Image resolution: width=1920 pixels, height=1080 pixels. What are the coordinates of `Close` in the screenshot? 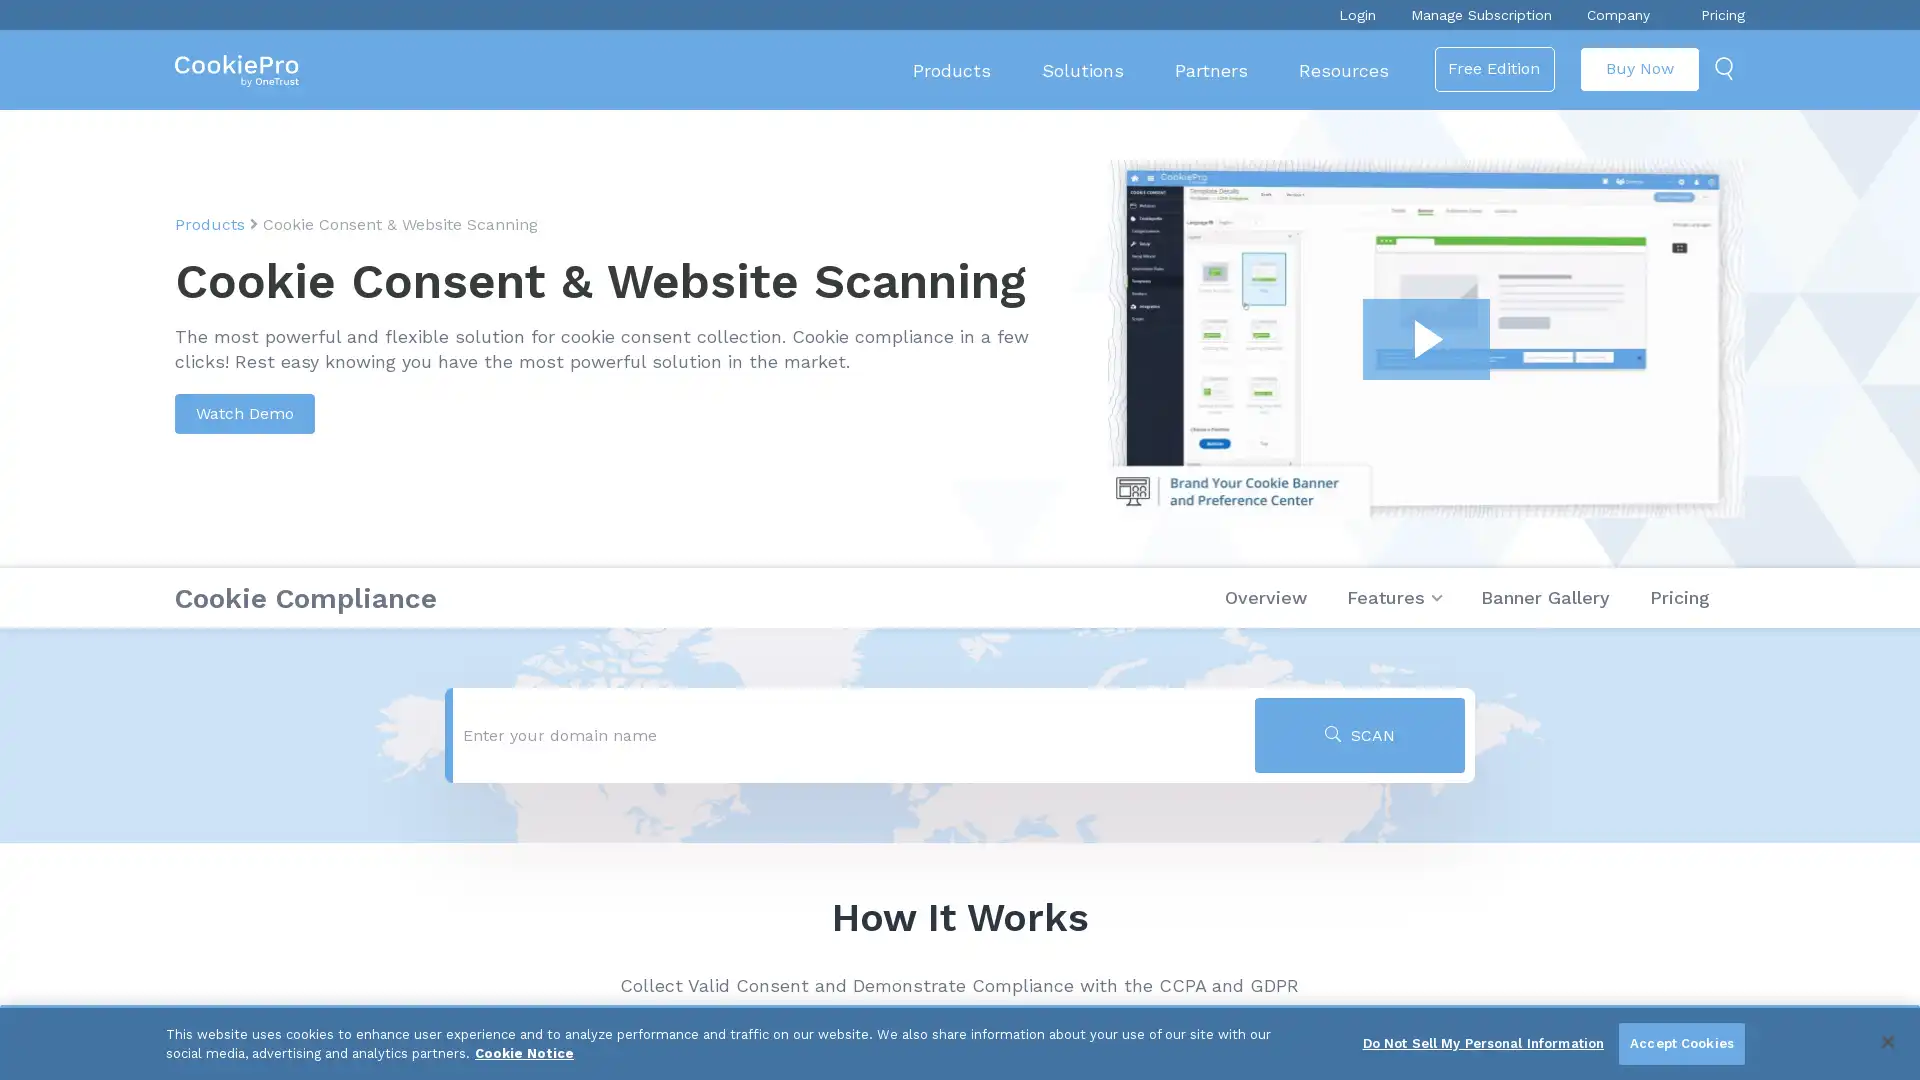 It's located at (1886, 1040).